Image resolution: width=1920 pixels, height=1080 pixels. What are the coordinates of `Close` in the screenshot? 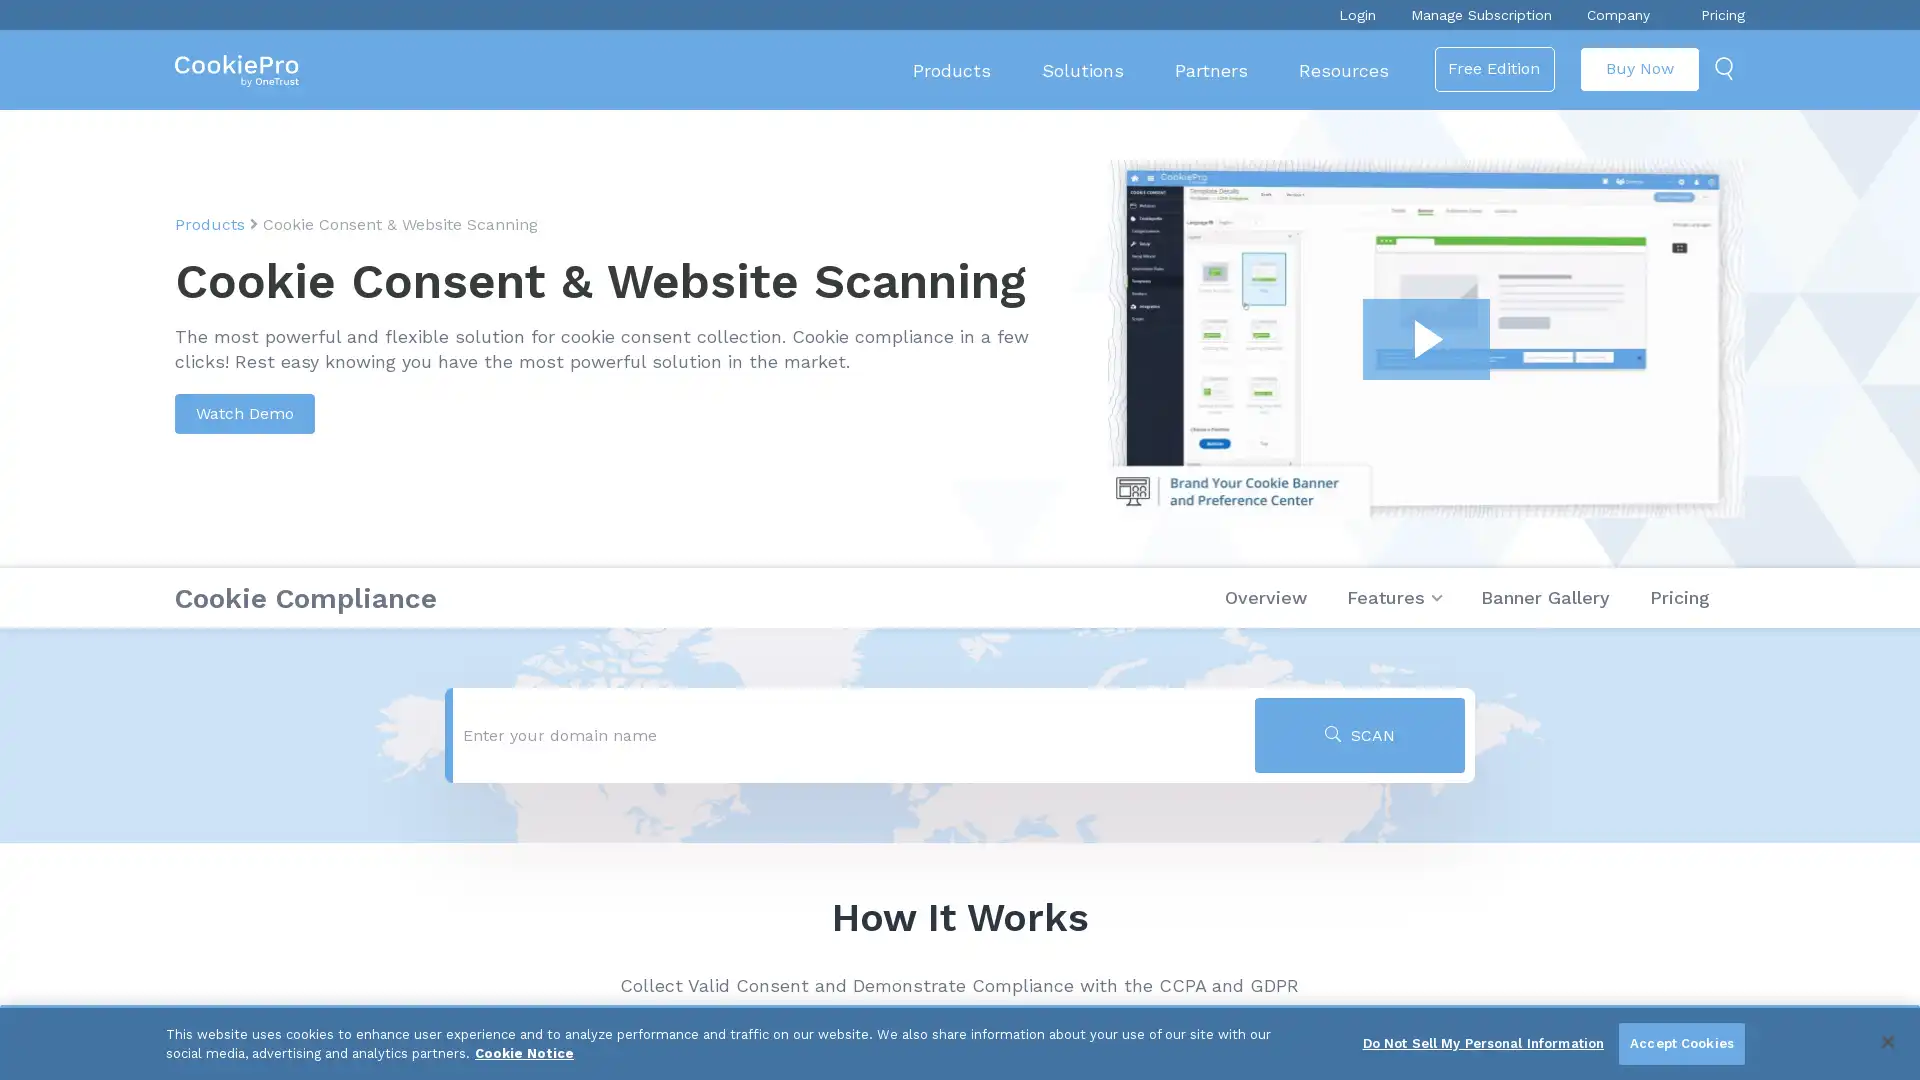 It's located at (1886, 1040).